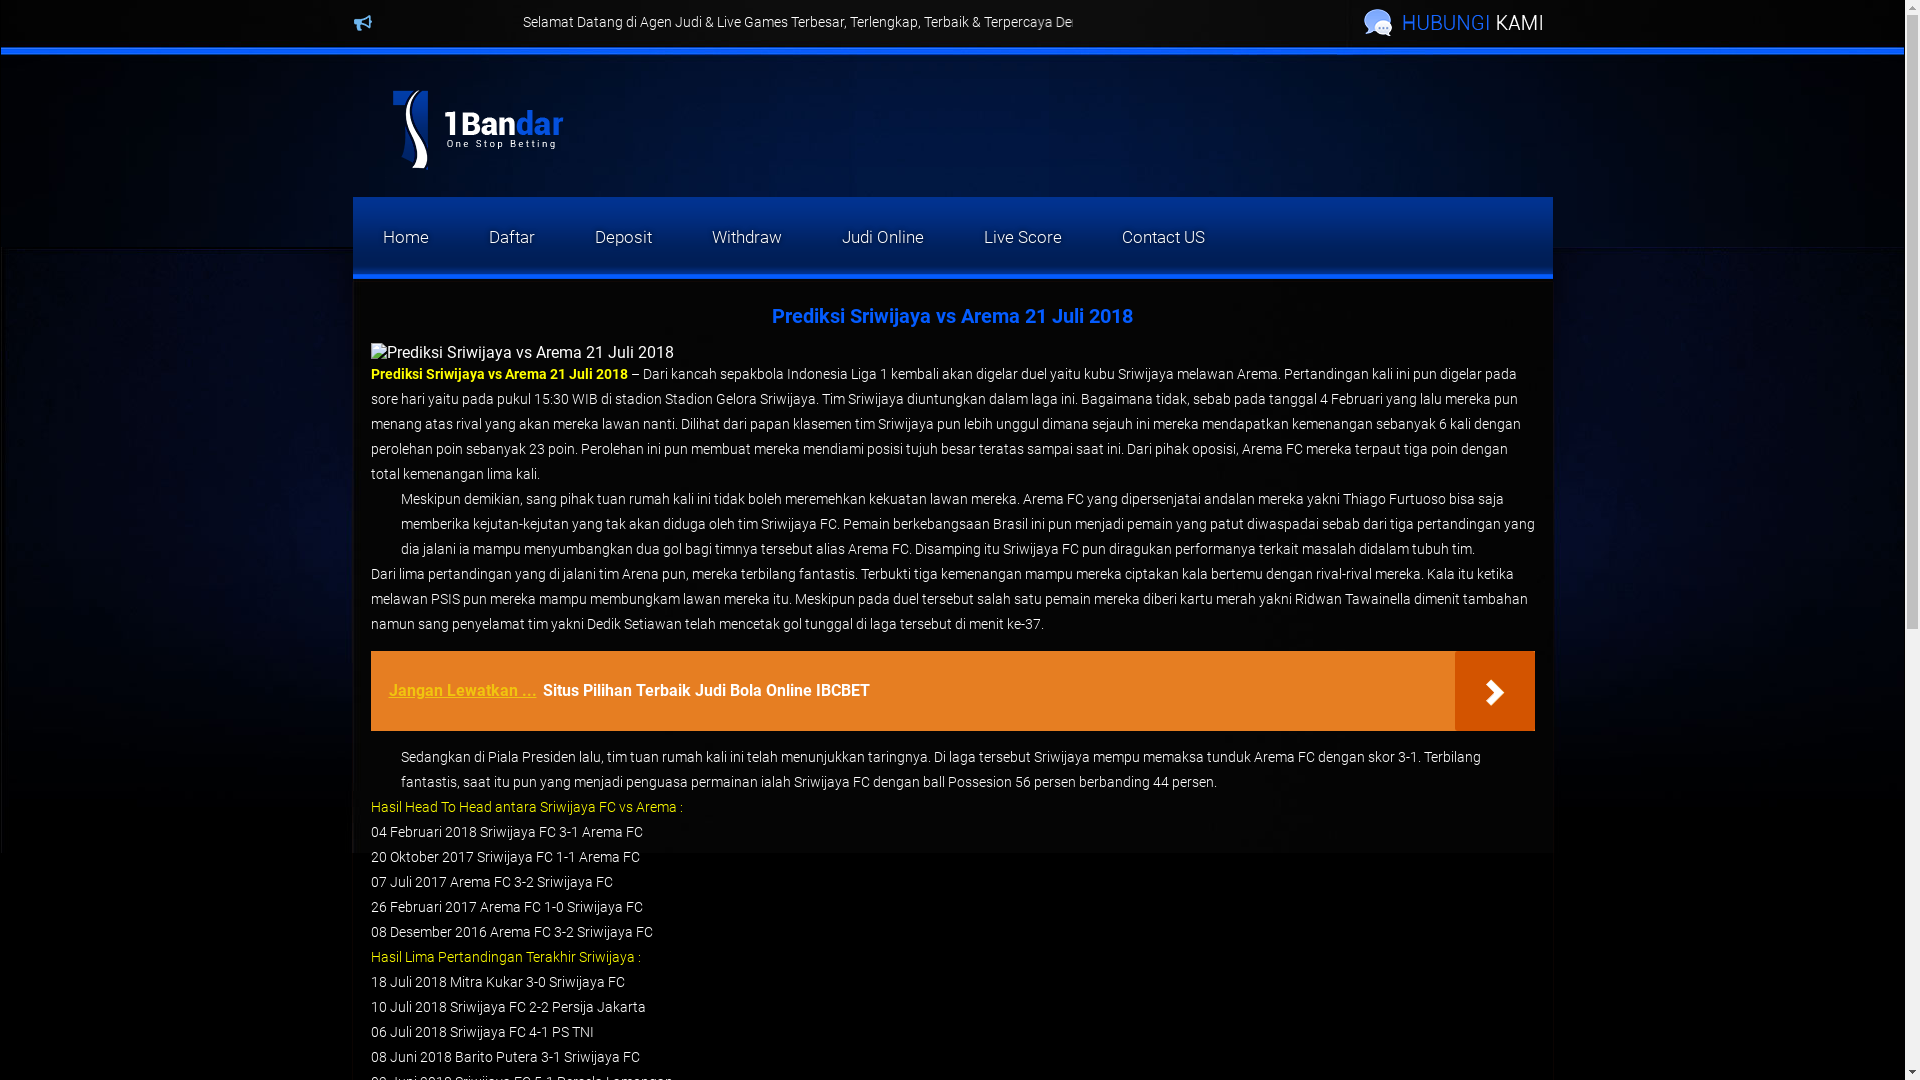 The width and height of the screenshot is (1920, 1080). What do you see at coordinates (953, 235) in the screenshot?
I see `'Live Score'` at bounding box center [953, 235].